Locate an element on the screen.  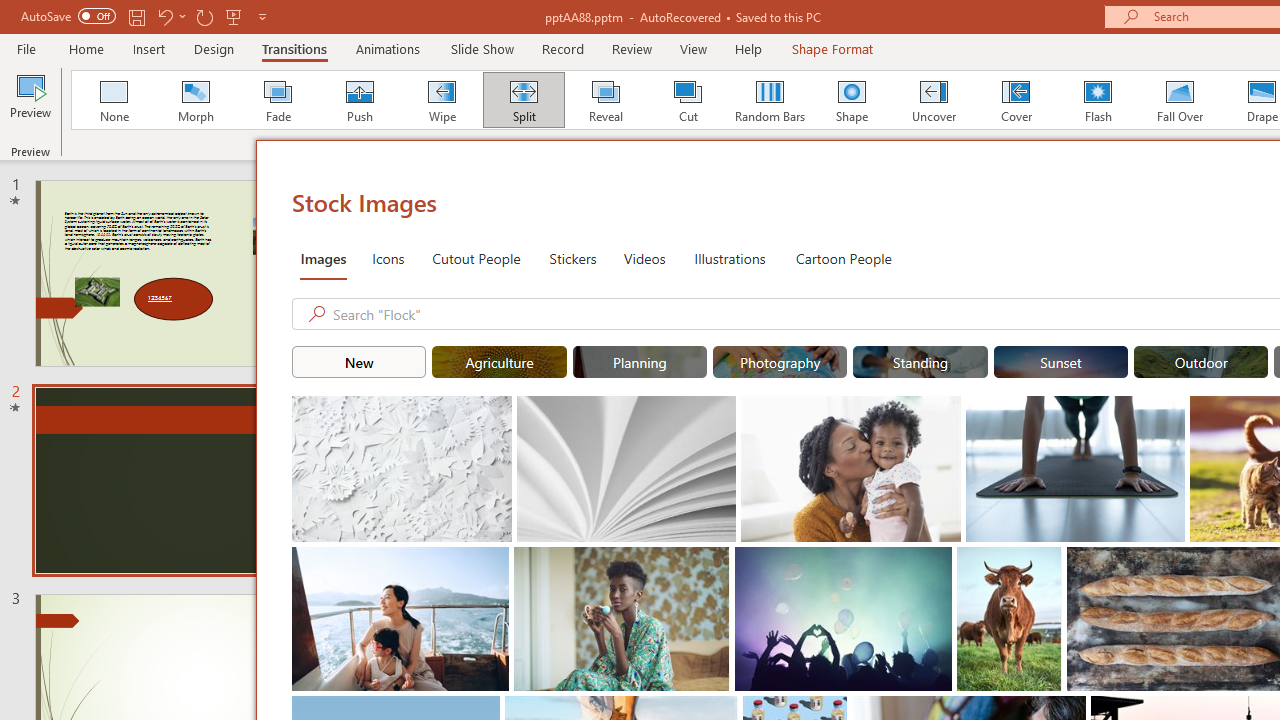
'Fade' is located at coordinates (276, 100).